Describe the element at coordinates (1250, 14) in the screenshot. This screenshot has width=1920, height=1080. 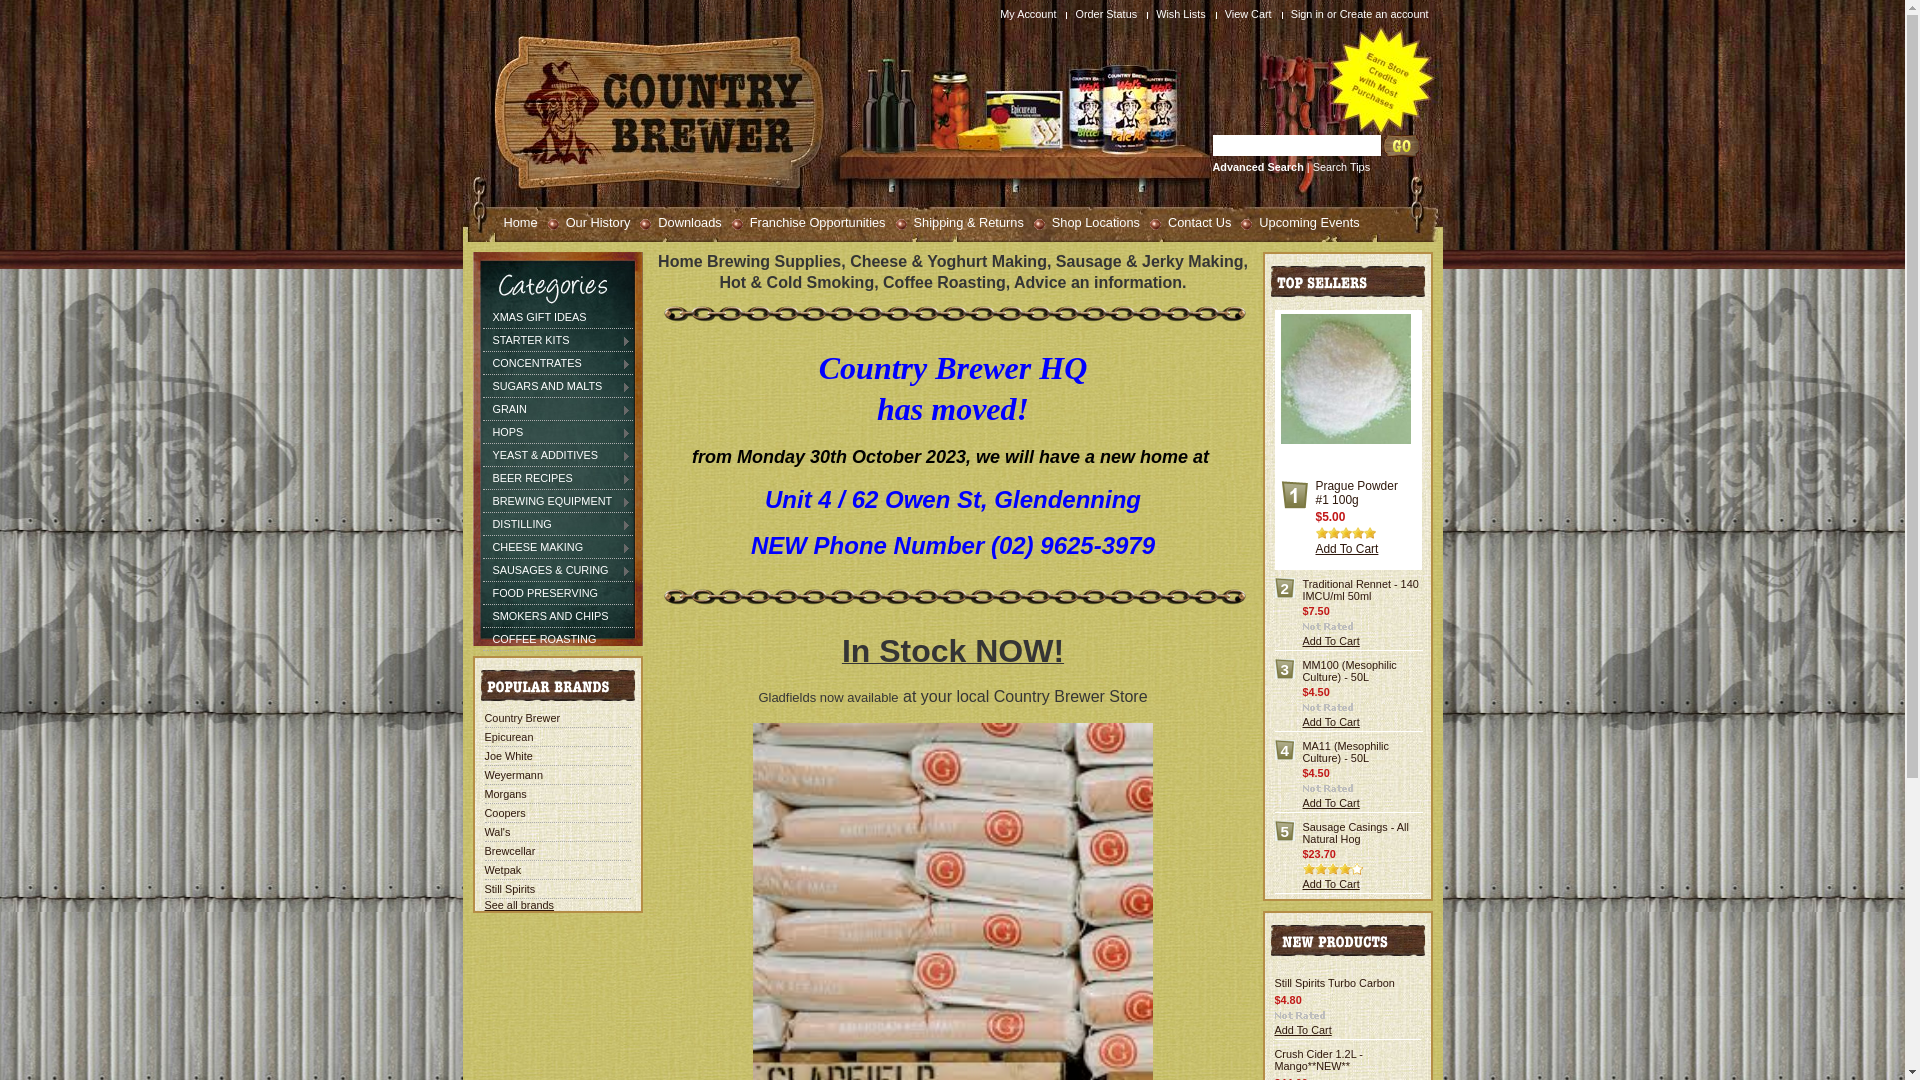
I see `'View Cart'` at that location.